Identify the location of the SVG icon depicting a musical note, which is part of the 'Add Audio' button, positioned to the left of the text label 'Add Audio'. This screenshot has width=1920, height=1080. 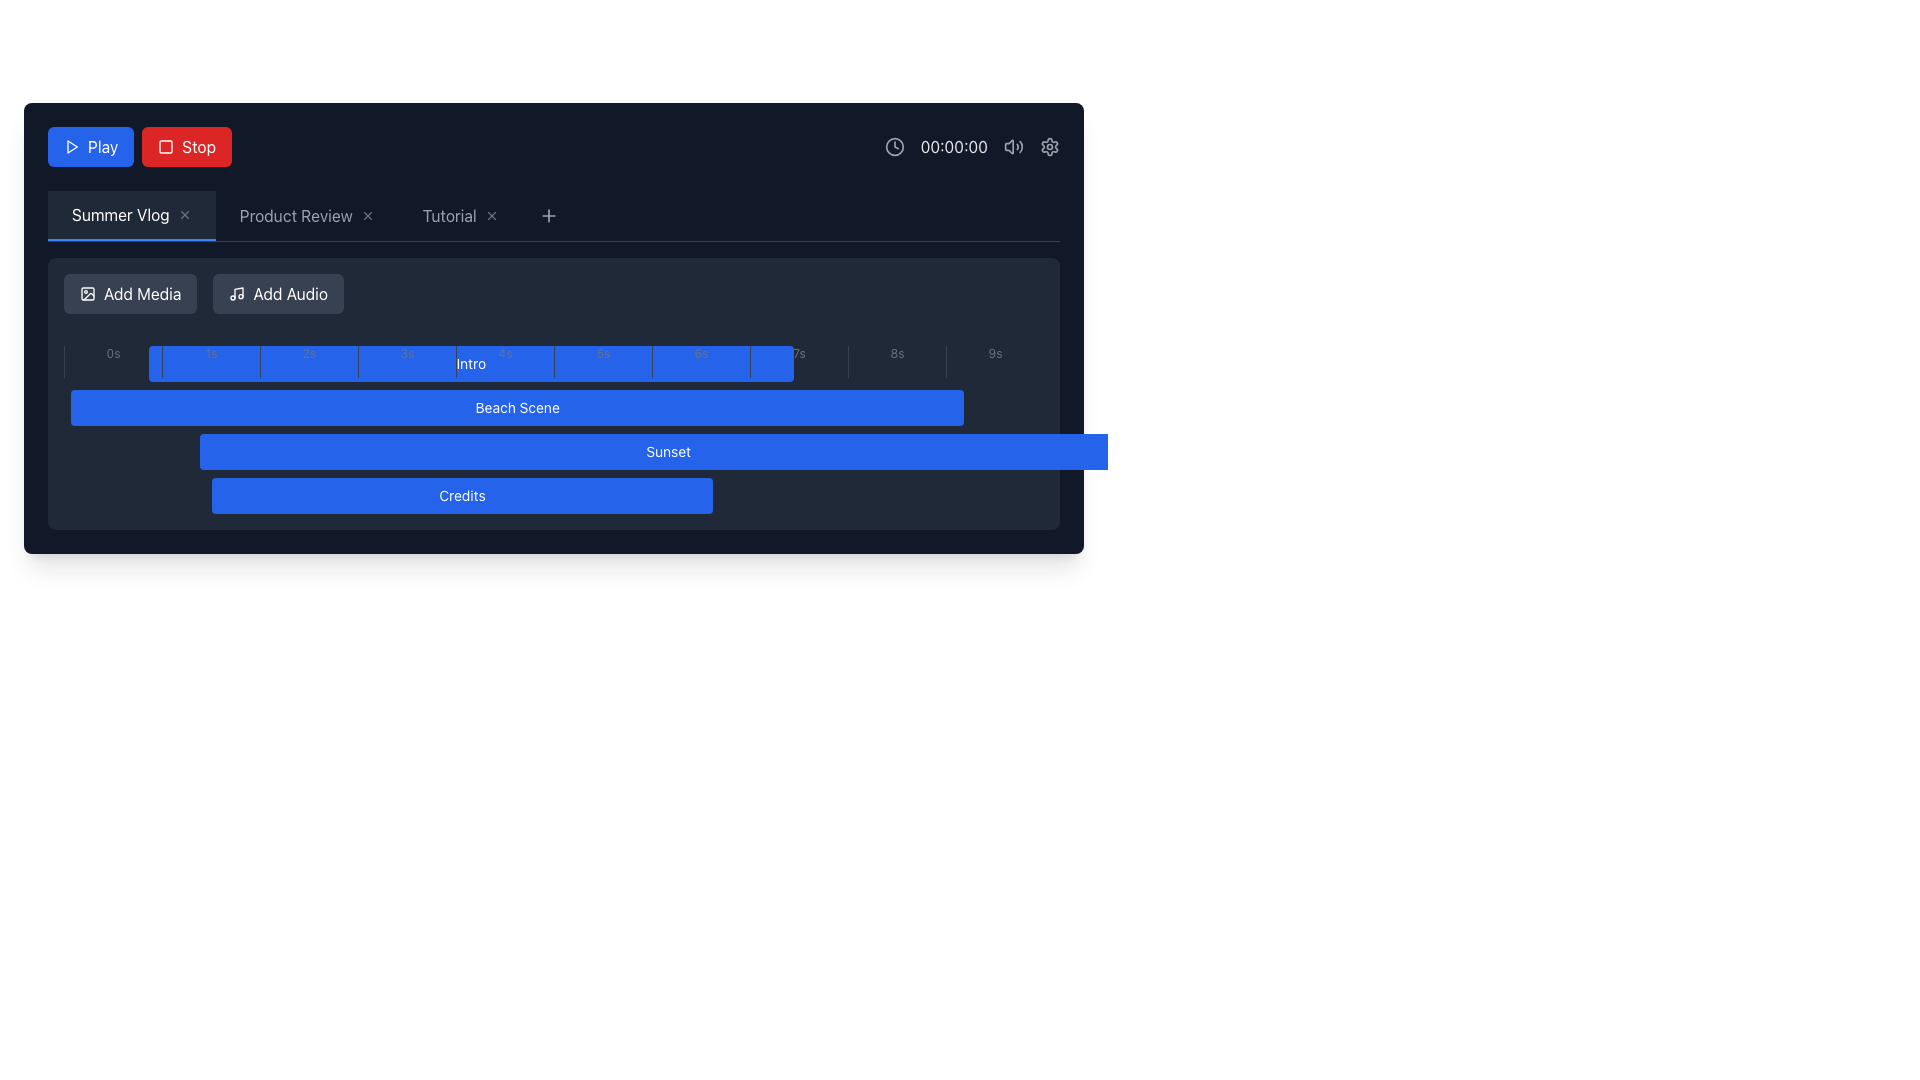
(237, 293).